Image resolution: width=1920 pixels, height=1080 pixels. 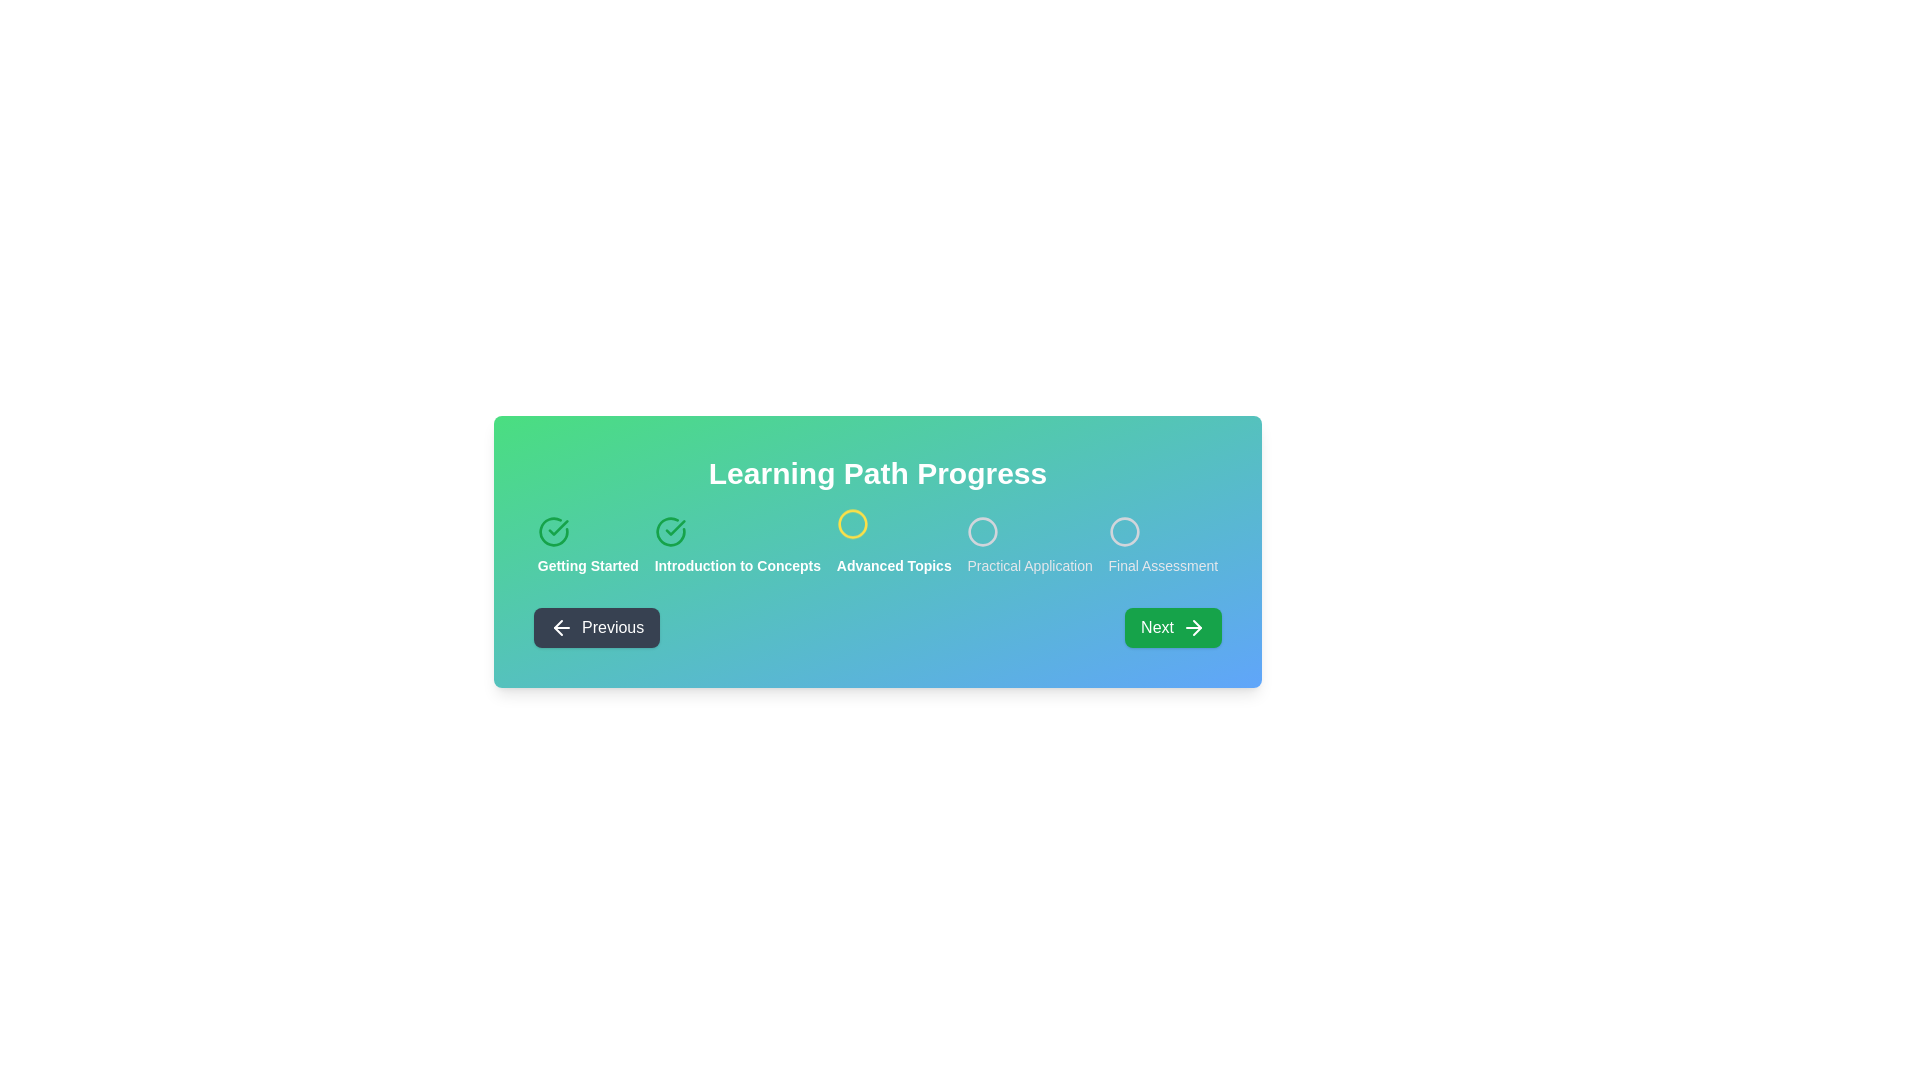 I want to click on the first progress indicator step in the progress tracking UI that visually indicates the completion of the 'Getting Started' stage, so click(x=587, y=546).